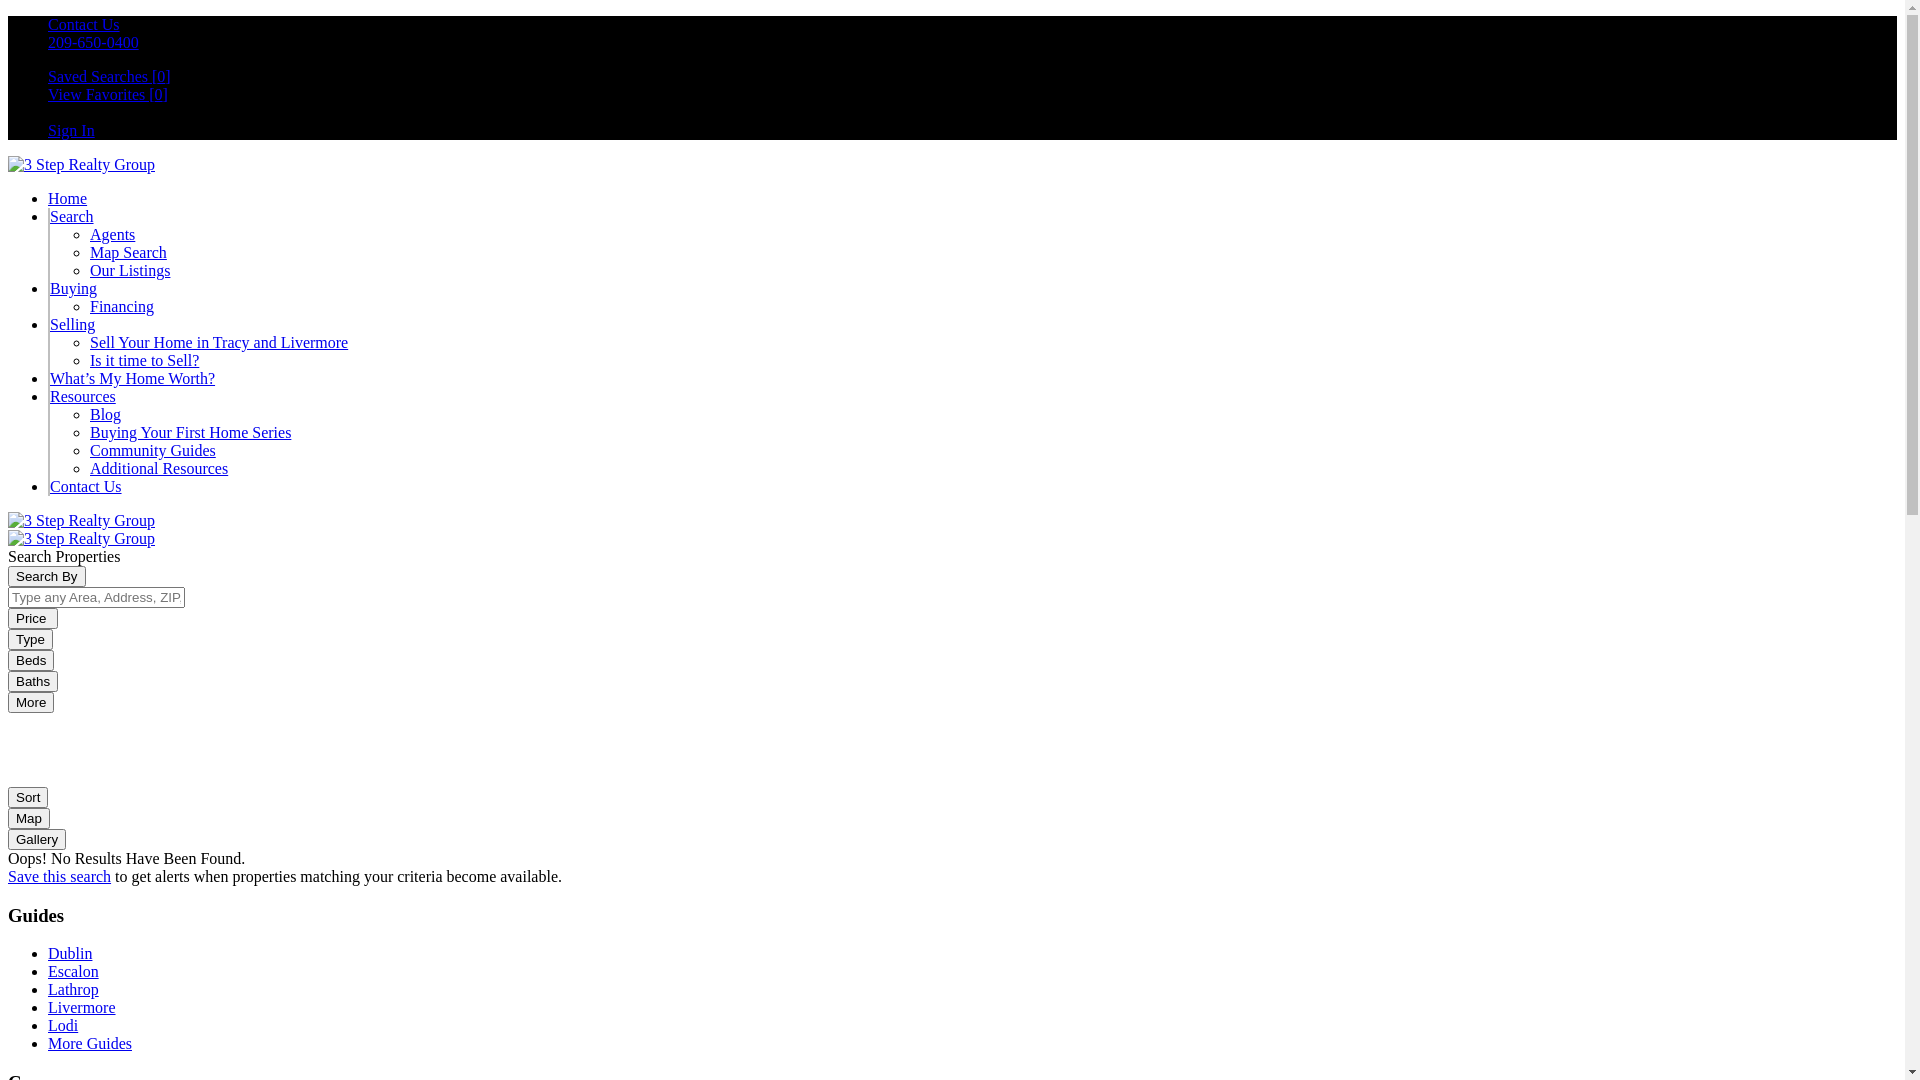 The image size is (1920, 1080). What do you see at coordinates (8, 817) in the screenshot?
I see `'Map'` at bounding box center [8, 817].